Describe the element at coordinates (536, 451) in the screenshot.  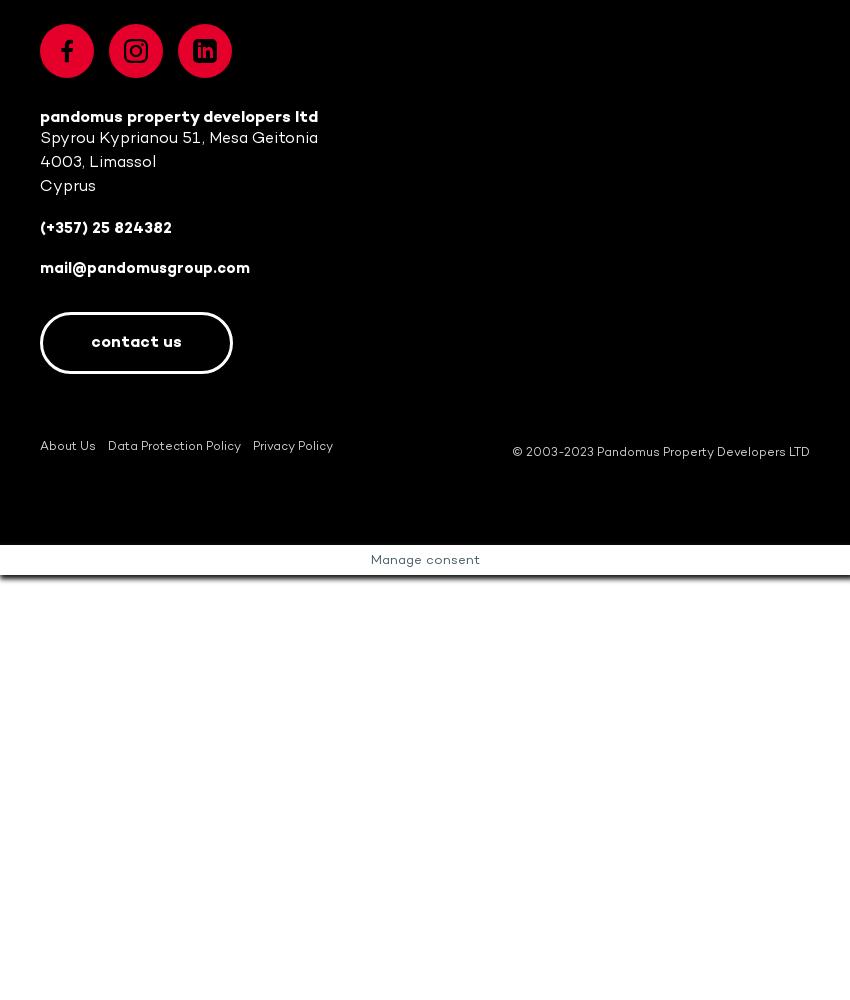
I see `'© 2003-'` at that location.